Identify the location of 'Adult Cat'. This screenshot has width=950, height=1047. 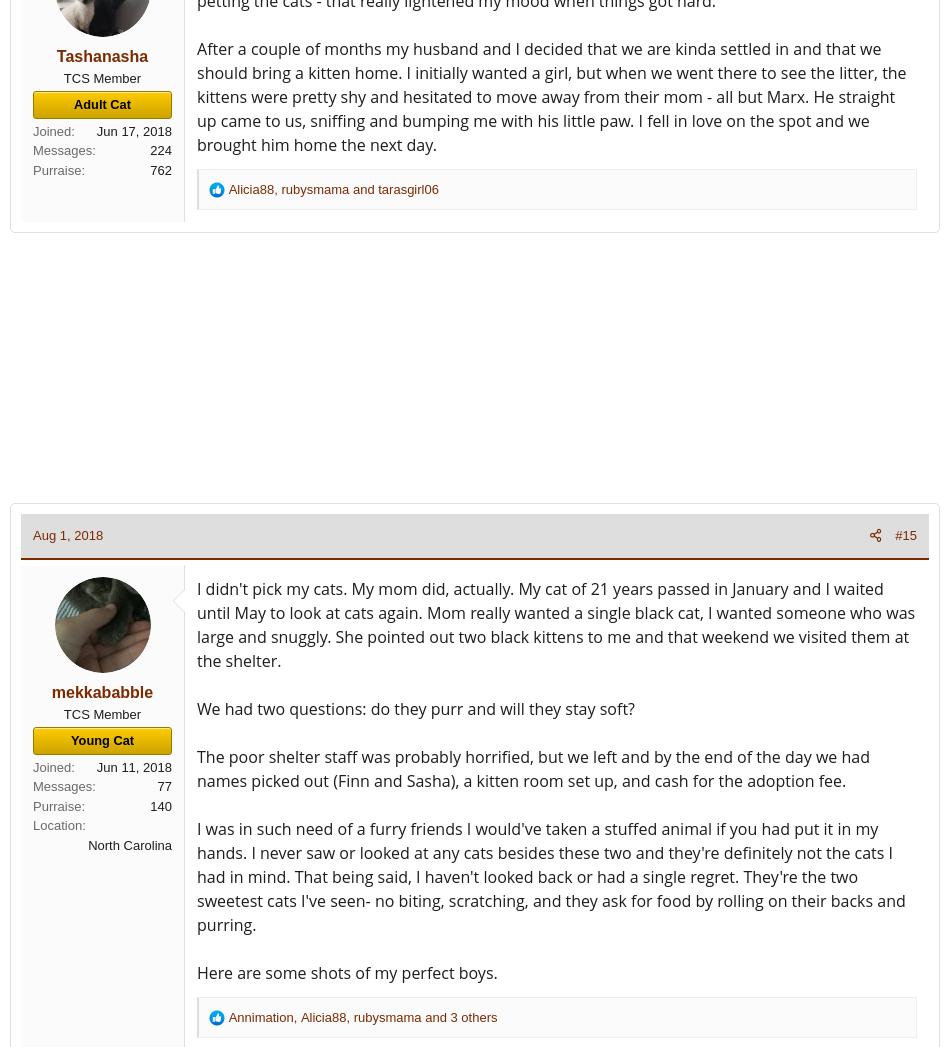
(102, 103).